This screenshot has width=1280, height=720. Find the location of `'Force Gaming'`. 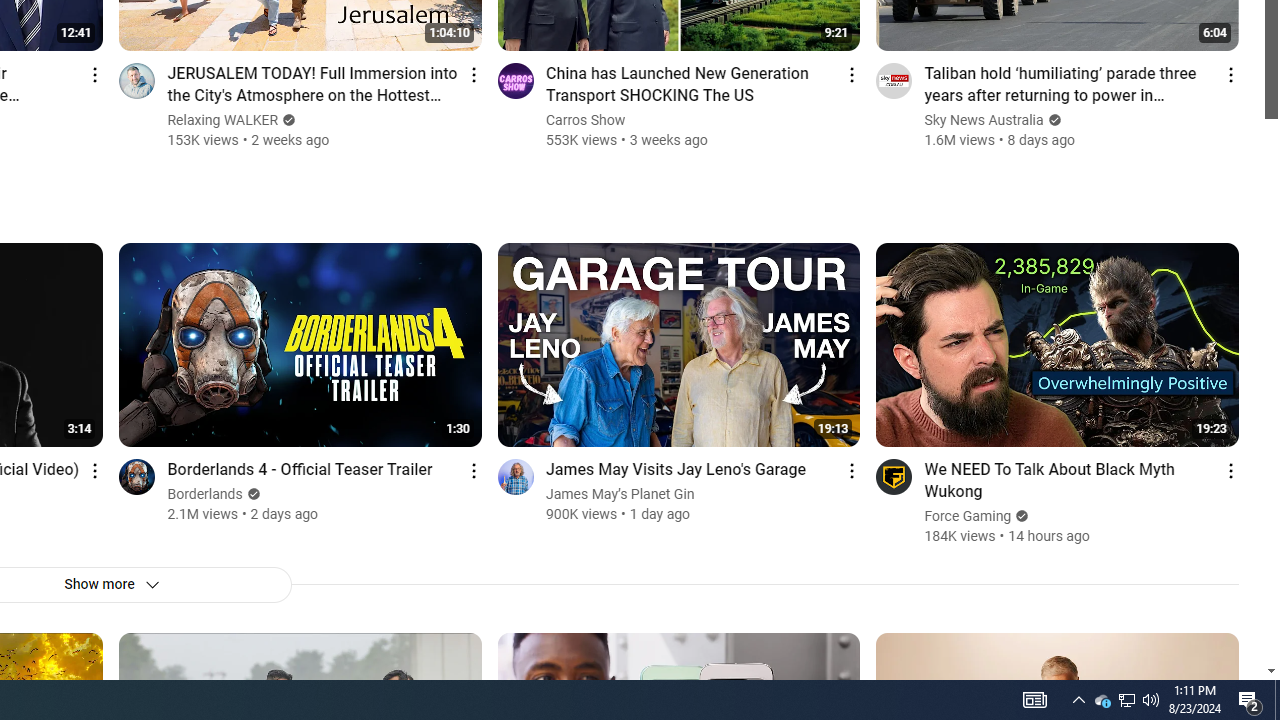

'Force Gaming' is located at coordinates (968, 515).